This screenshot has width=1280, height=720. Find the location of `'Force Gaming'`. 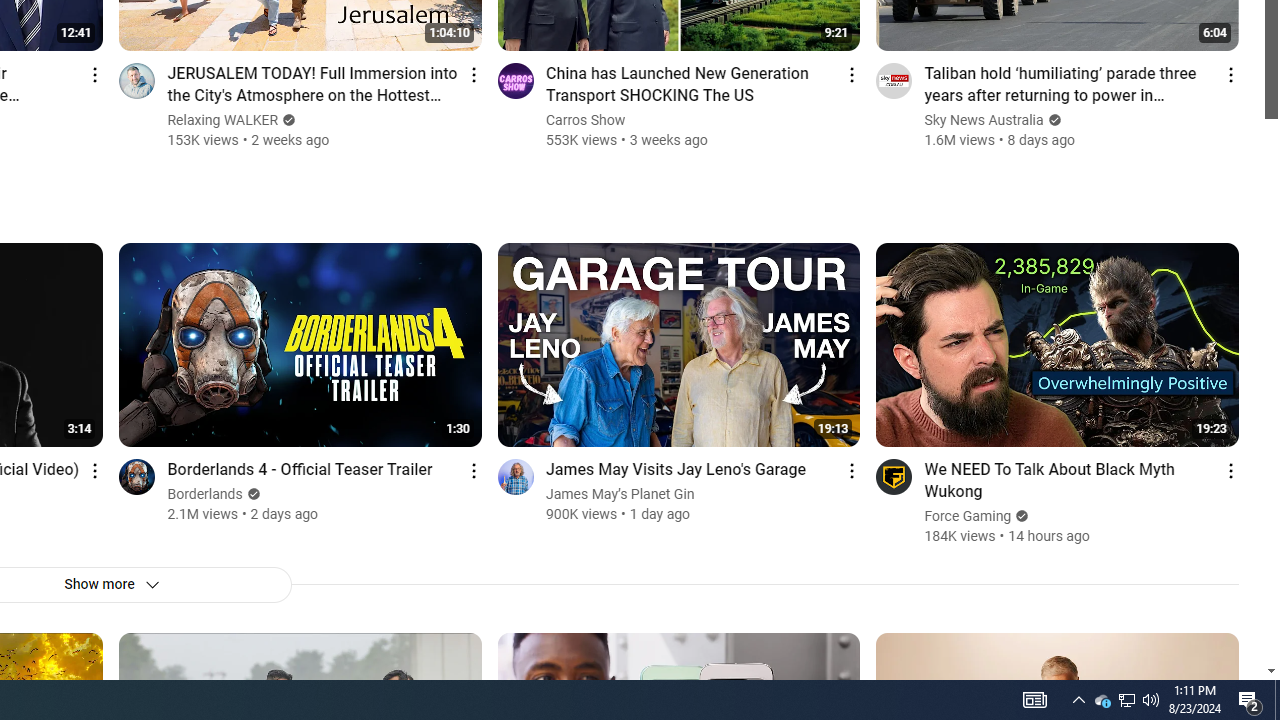

'Force Gaming' is located at coordinates (968, 515).